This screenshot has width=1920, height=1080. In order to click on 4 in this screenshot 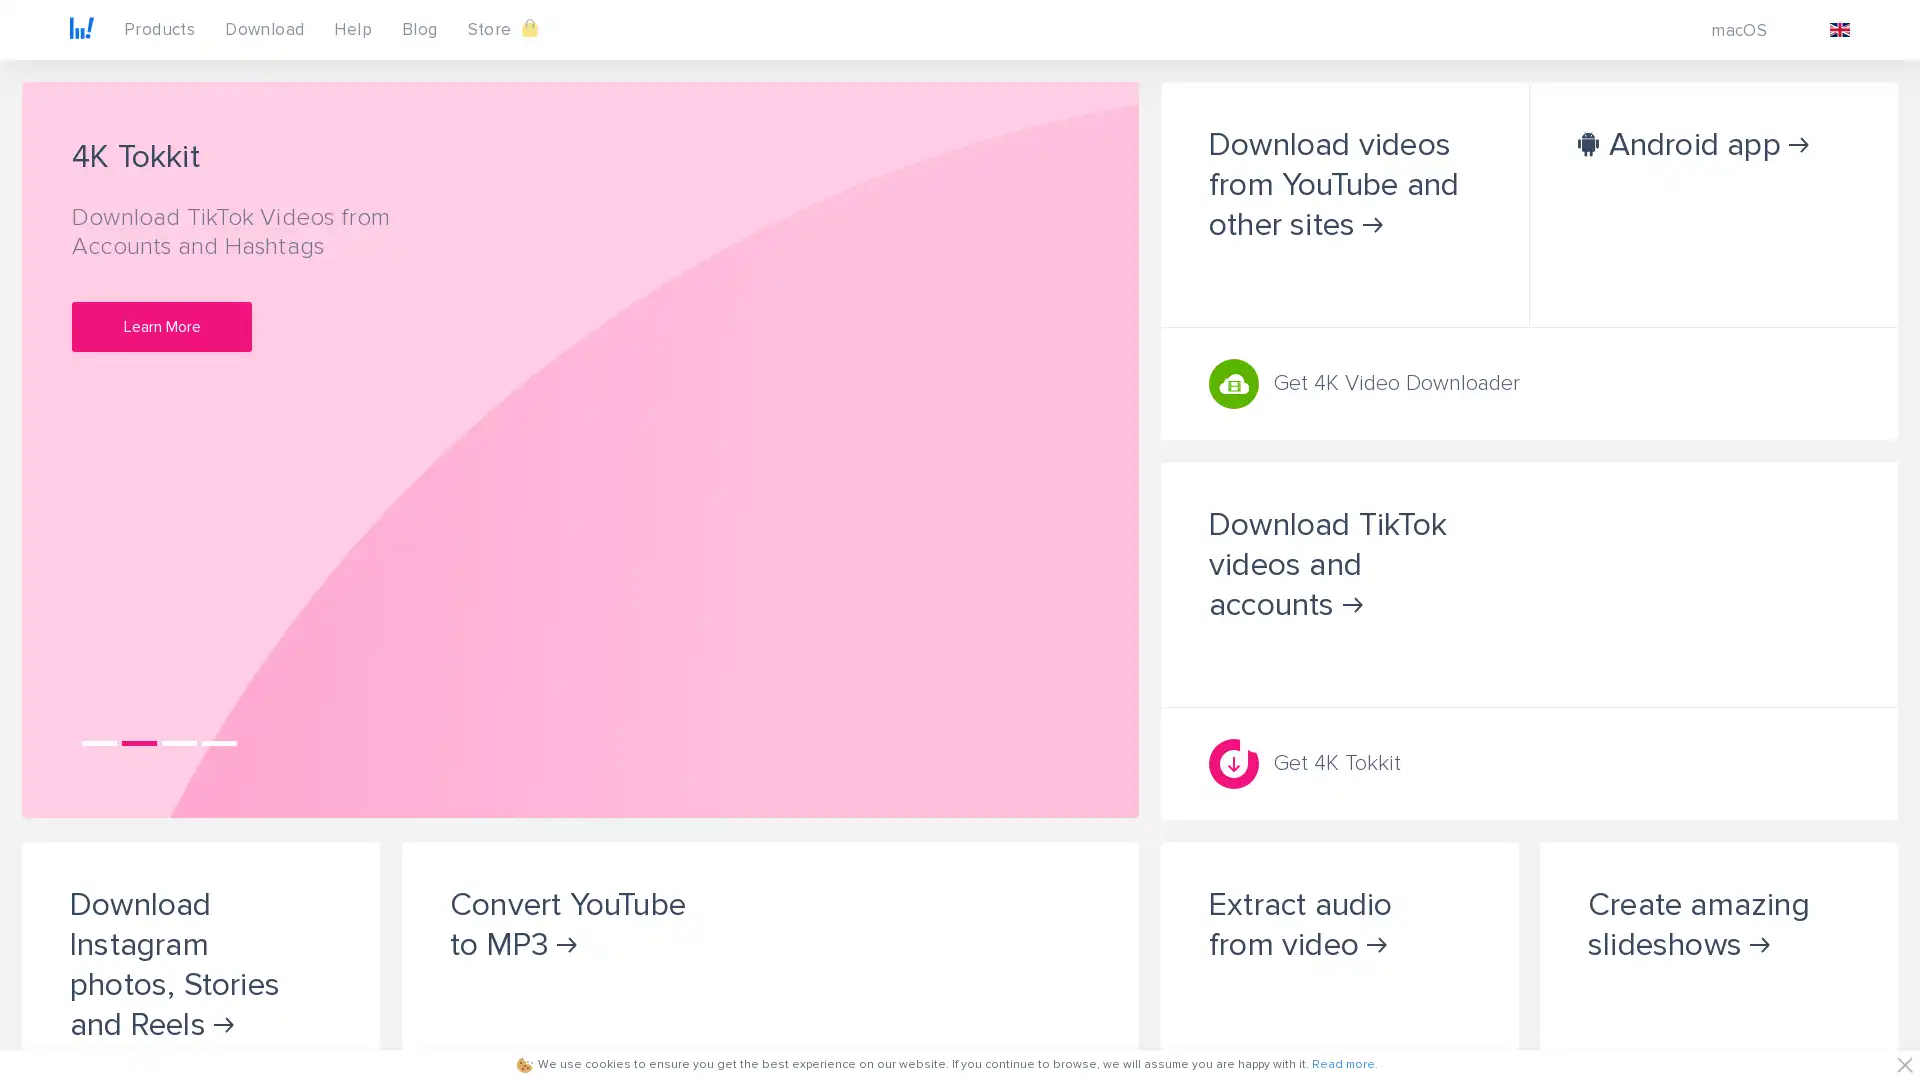, I will do `click(219, 742)`.